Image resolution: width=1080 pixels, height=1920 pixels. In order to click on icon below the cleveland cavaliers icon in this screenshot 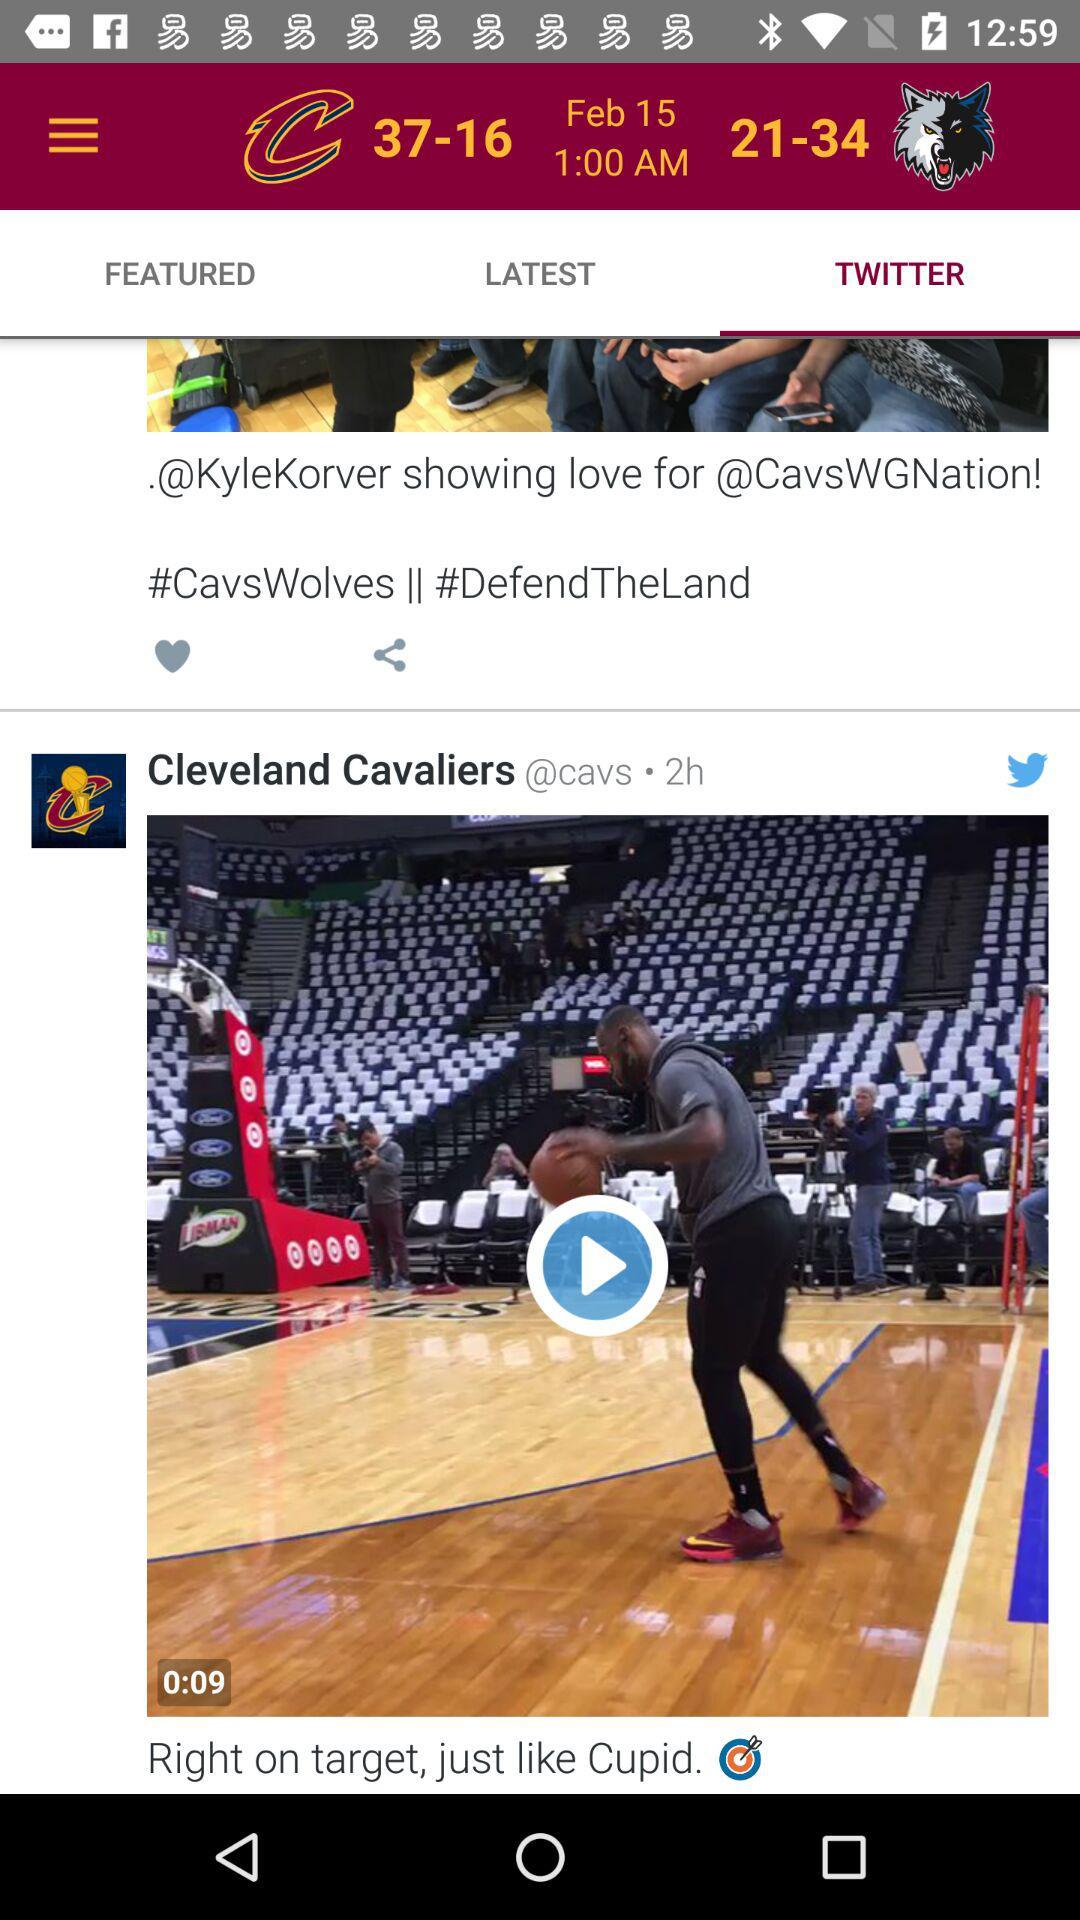, I will do `click(194, 1681)`.